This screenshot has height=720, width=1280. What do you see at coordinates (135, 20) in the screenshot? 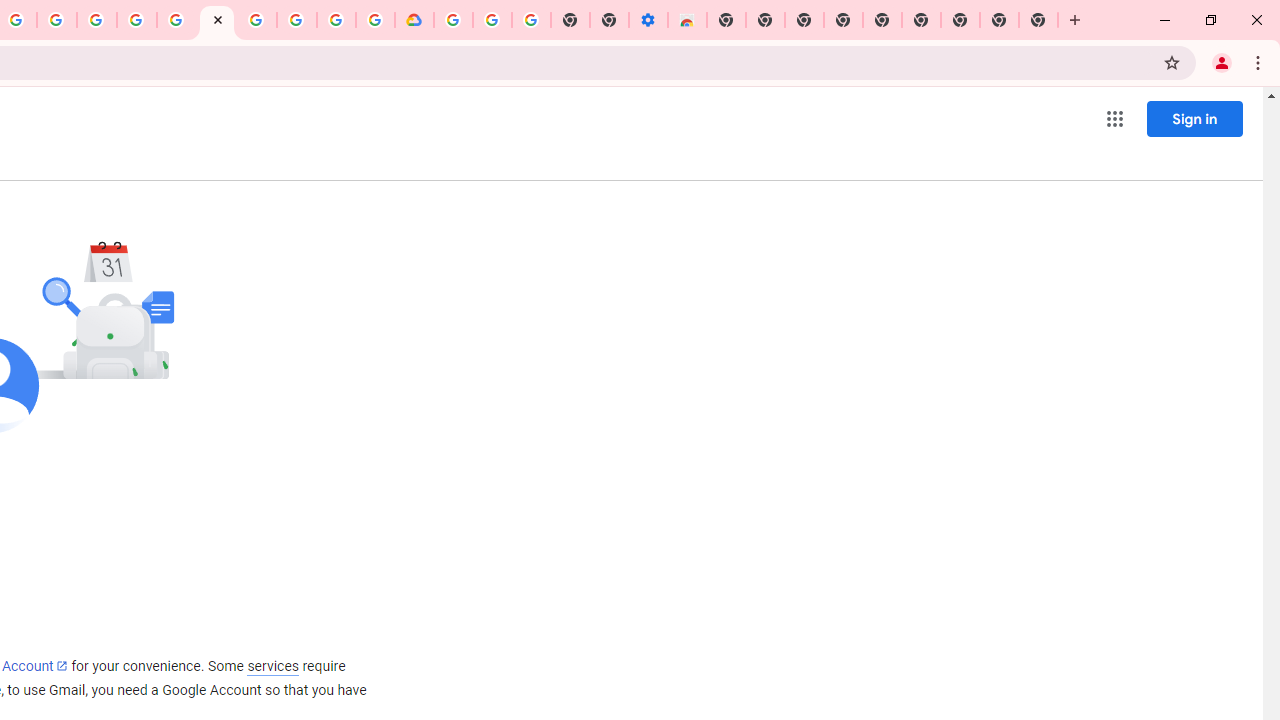
I see `'Ad Settings'` at bounding box center [135, 20].